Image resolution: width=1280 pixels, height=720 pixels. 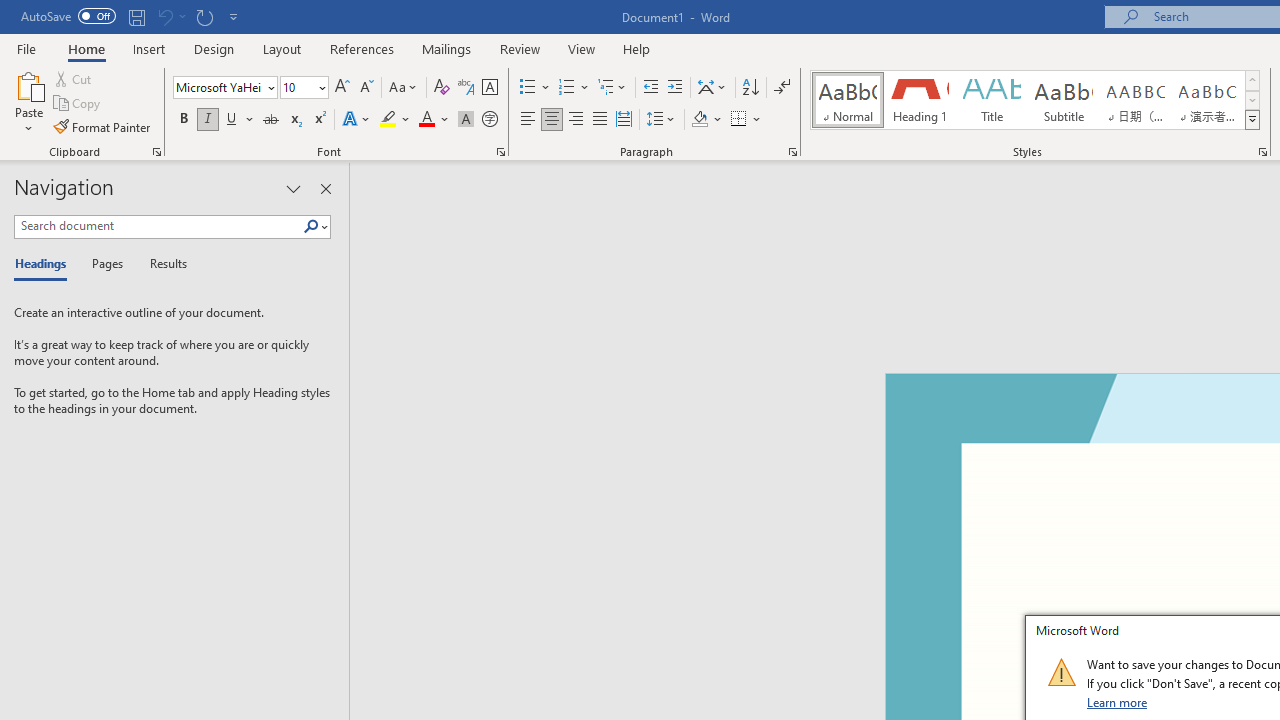 I want to click on 'Copy', so click(x=78, y=103).